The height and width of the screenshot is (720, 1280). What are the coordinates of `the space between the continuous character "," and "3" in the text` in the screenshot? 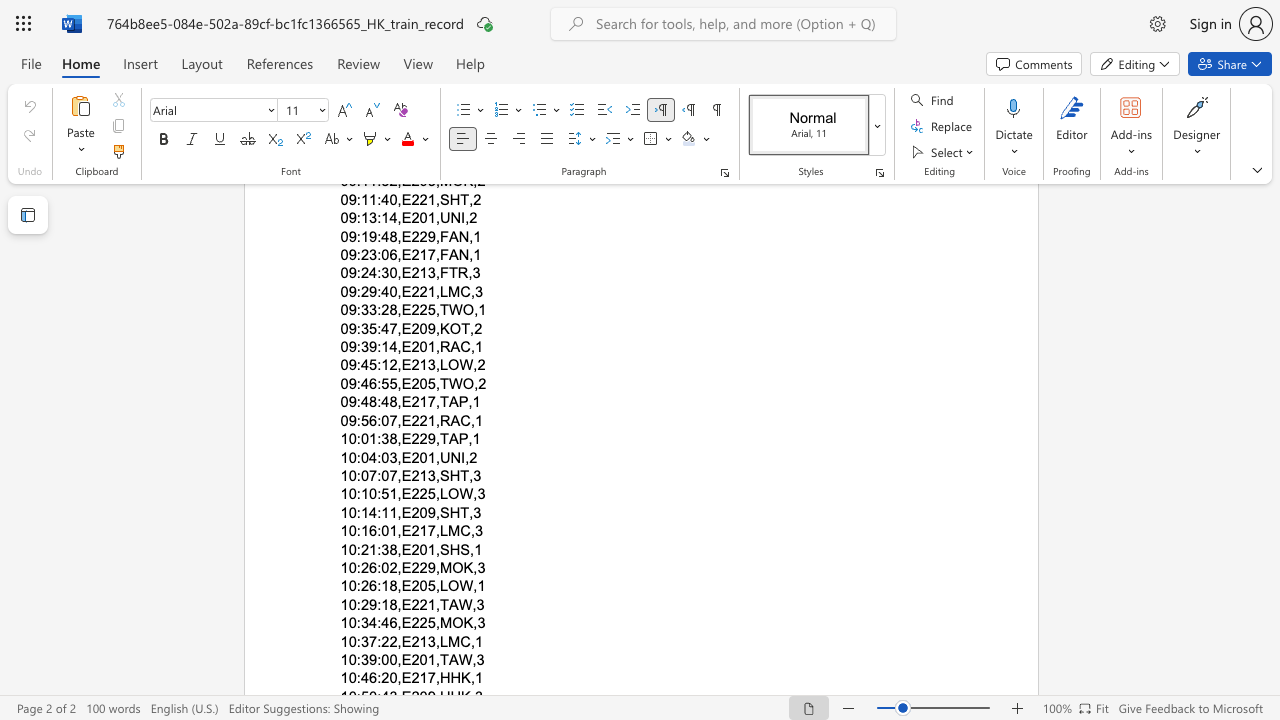 It's located at (473, 511).